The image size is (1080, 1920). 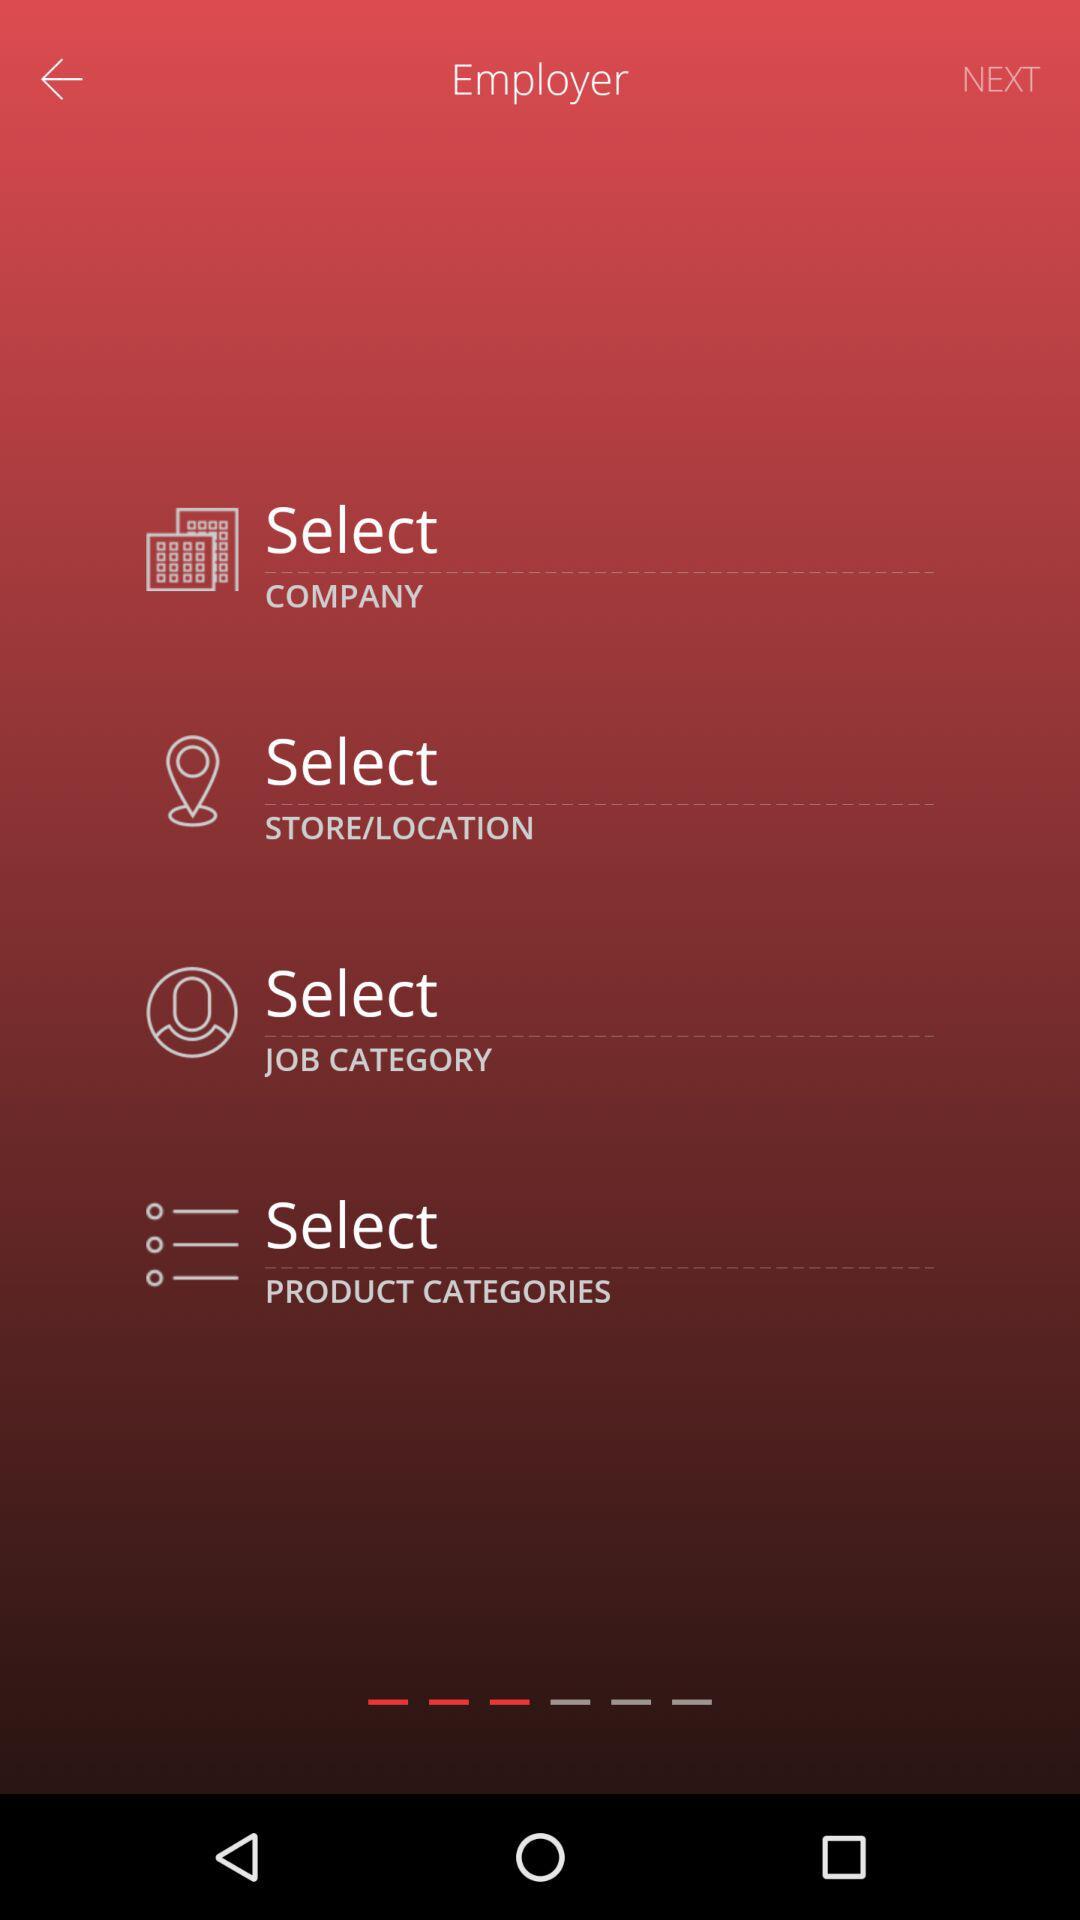 What do you see at coordinates (598, 991) in the screenshot?
I see `choose job category` at bounding box center [598, 991].